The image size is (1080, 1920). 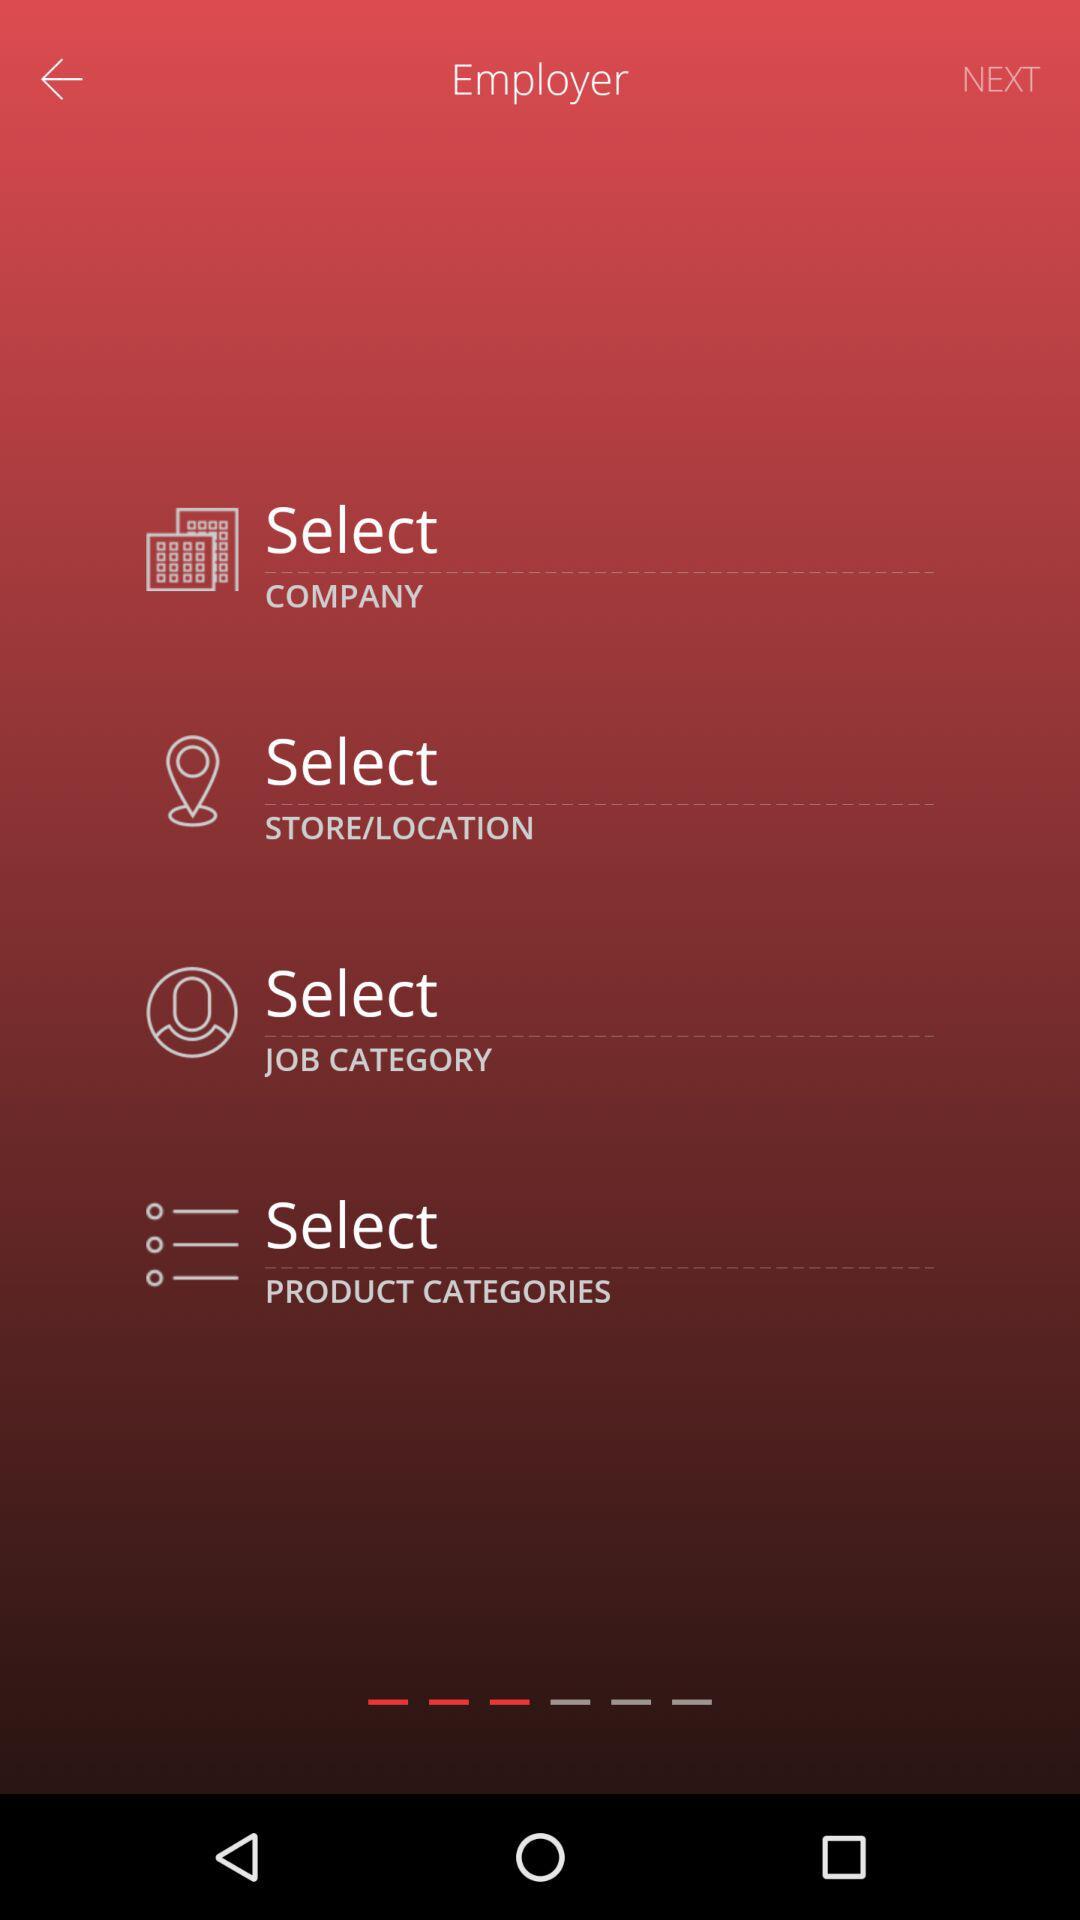 What do you see at coordinates (598, 991) in the screenshot?
I see `choose job category` at bounding box center [598, 991].